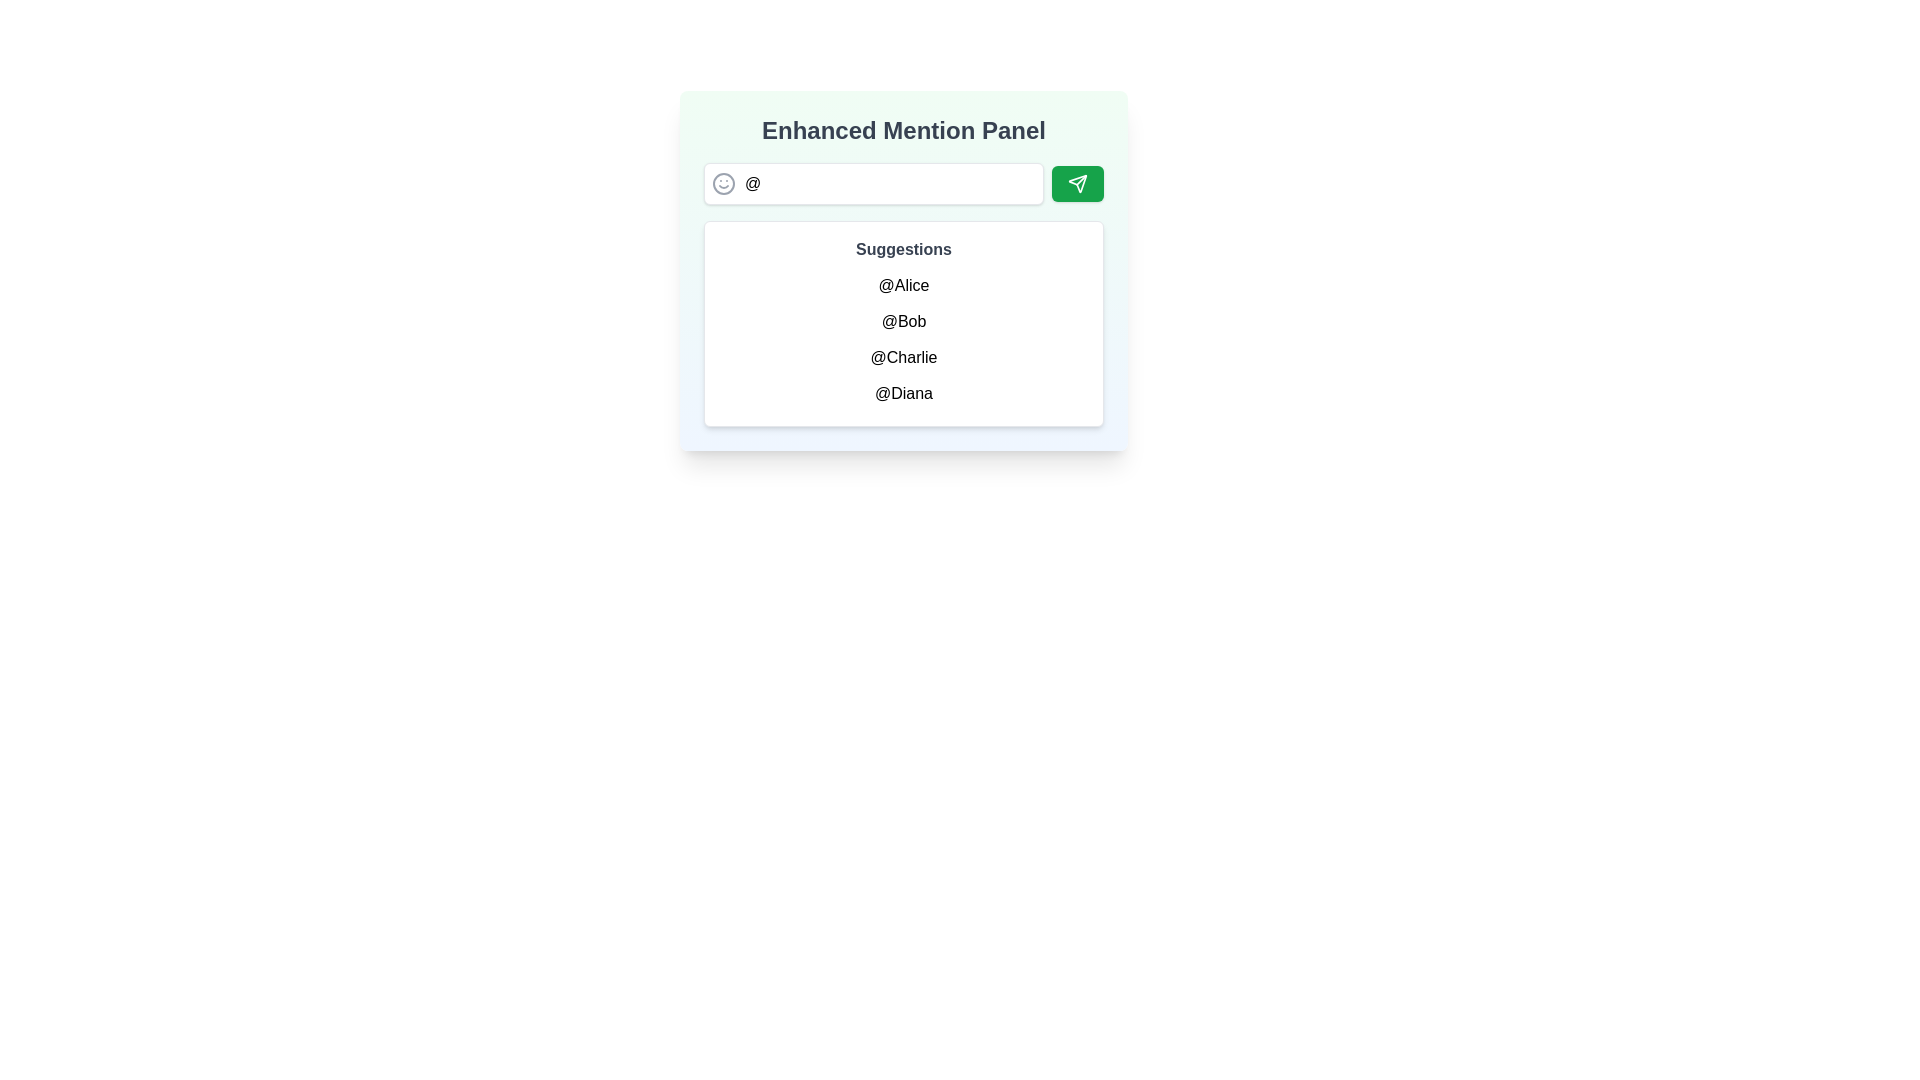  Describe the element at coordinates (902, 357) in the screenshot. I see `the interactive mention text label displaying '@Charlie'` at that location.